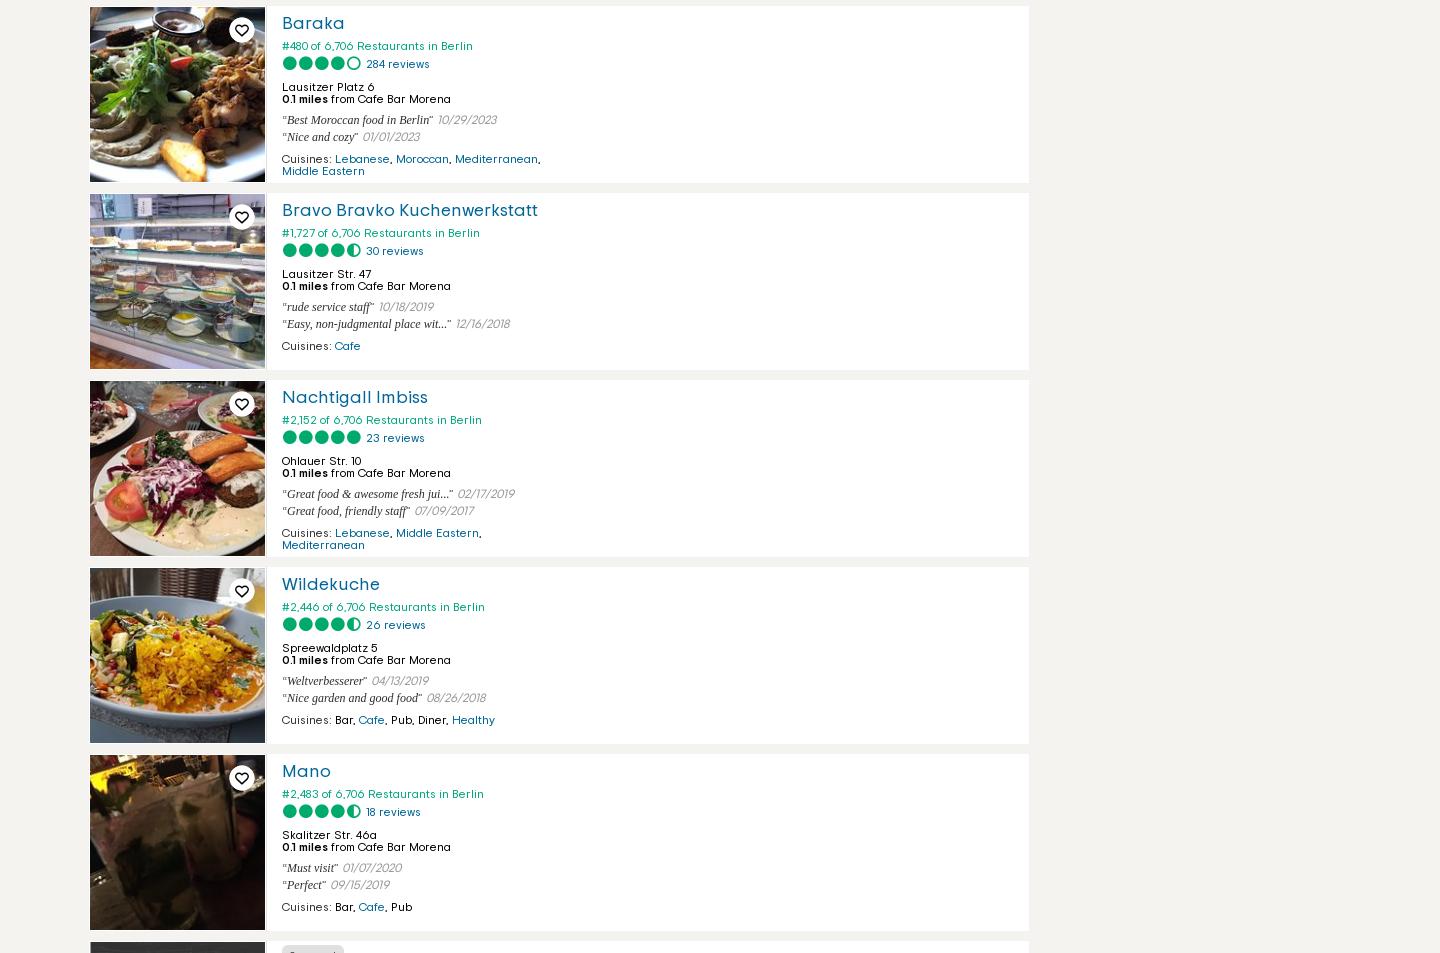 This screenshot has width=1440, height=953. I want to click on '#480 of 6,706 Restaurants in Berlin', so click(376, 45).